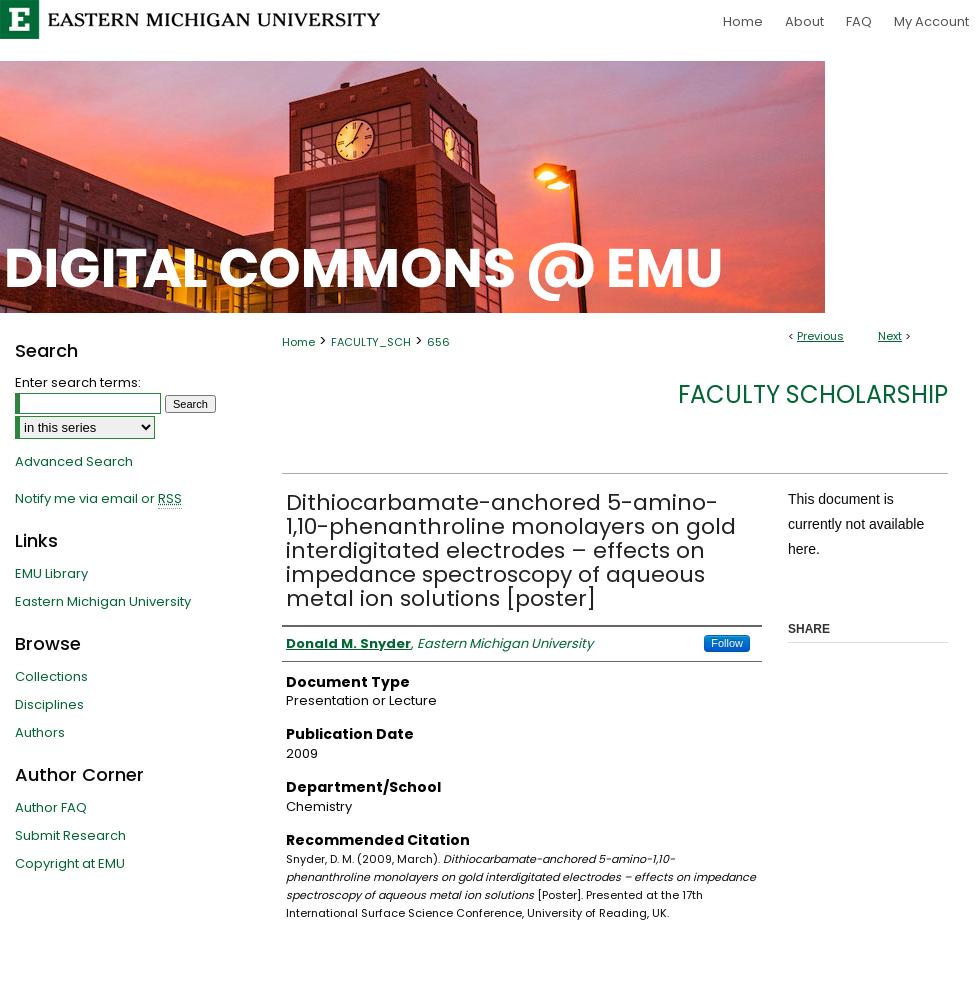 The width and height of the screenshot is (980, 1000). Describe the element at coordinates (890, 335) in the screenshot. I see `'Next'` at that location.